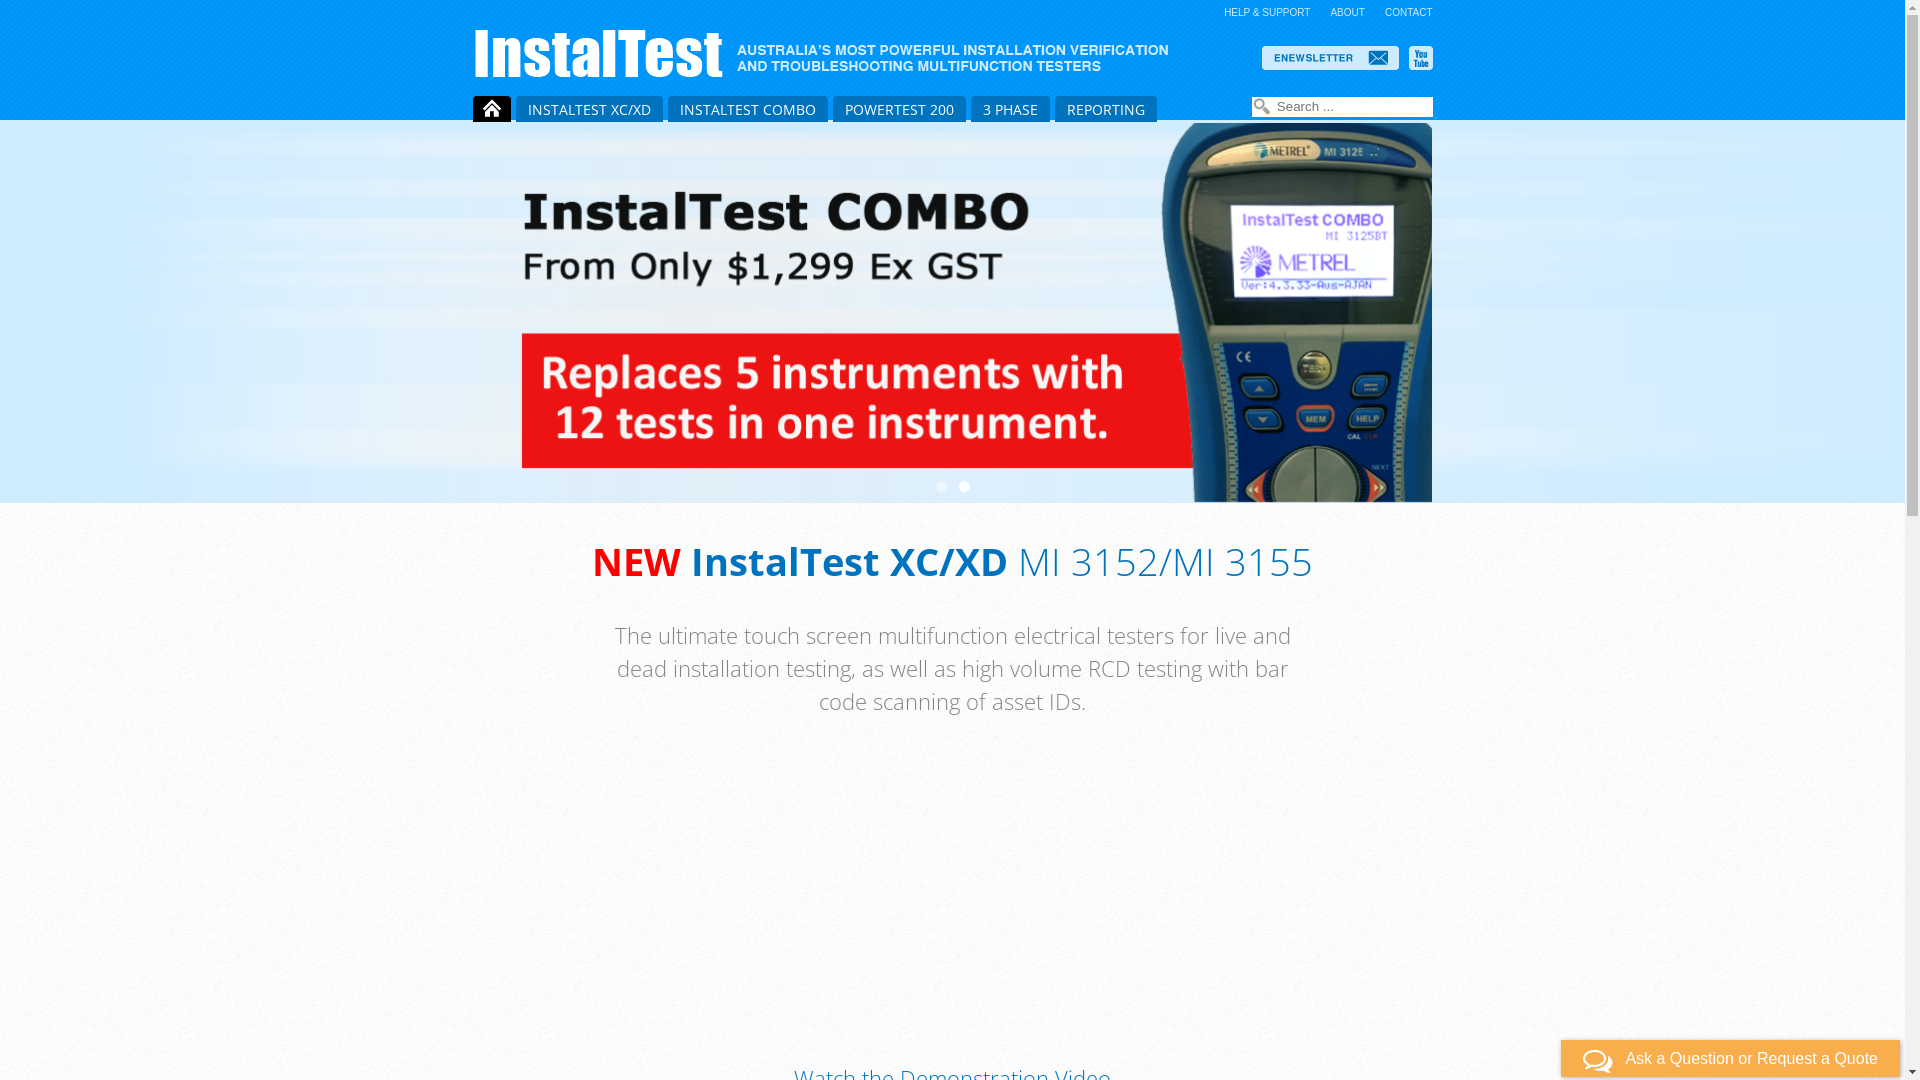 This screenshot has height=1080, width=1920. I want to click on 'INSTALTEST COMBO', so click(747, 109).